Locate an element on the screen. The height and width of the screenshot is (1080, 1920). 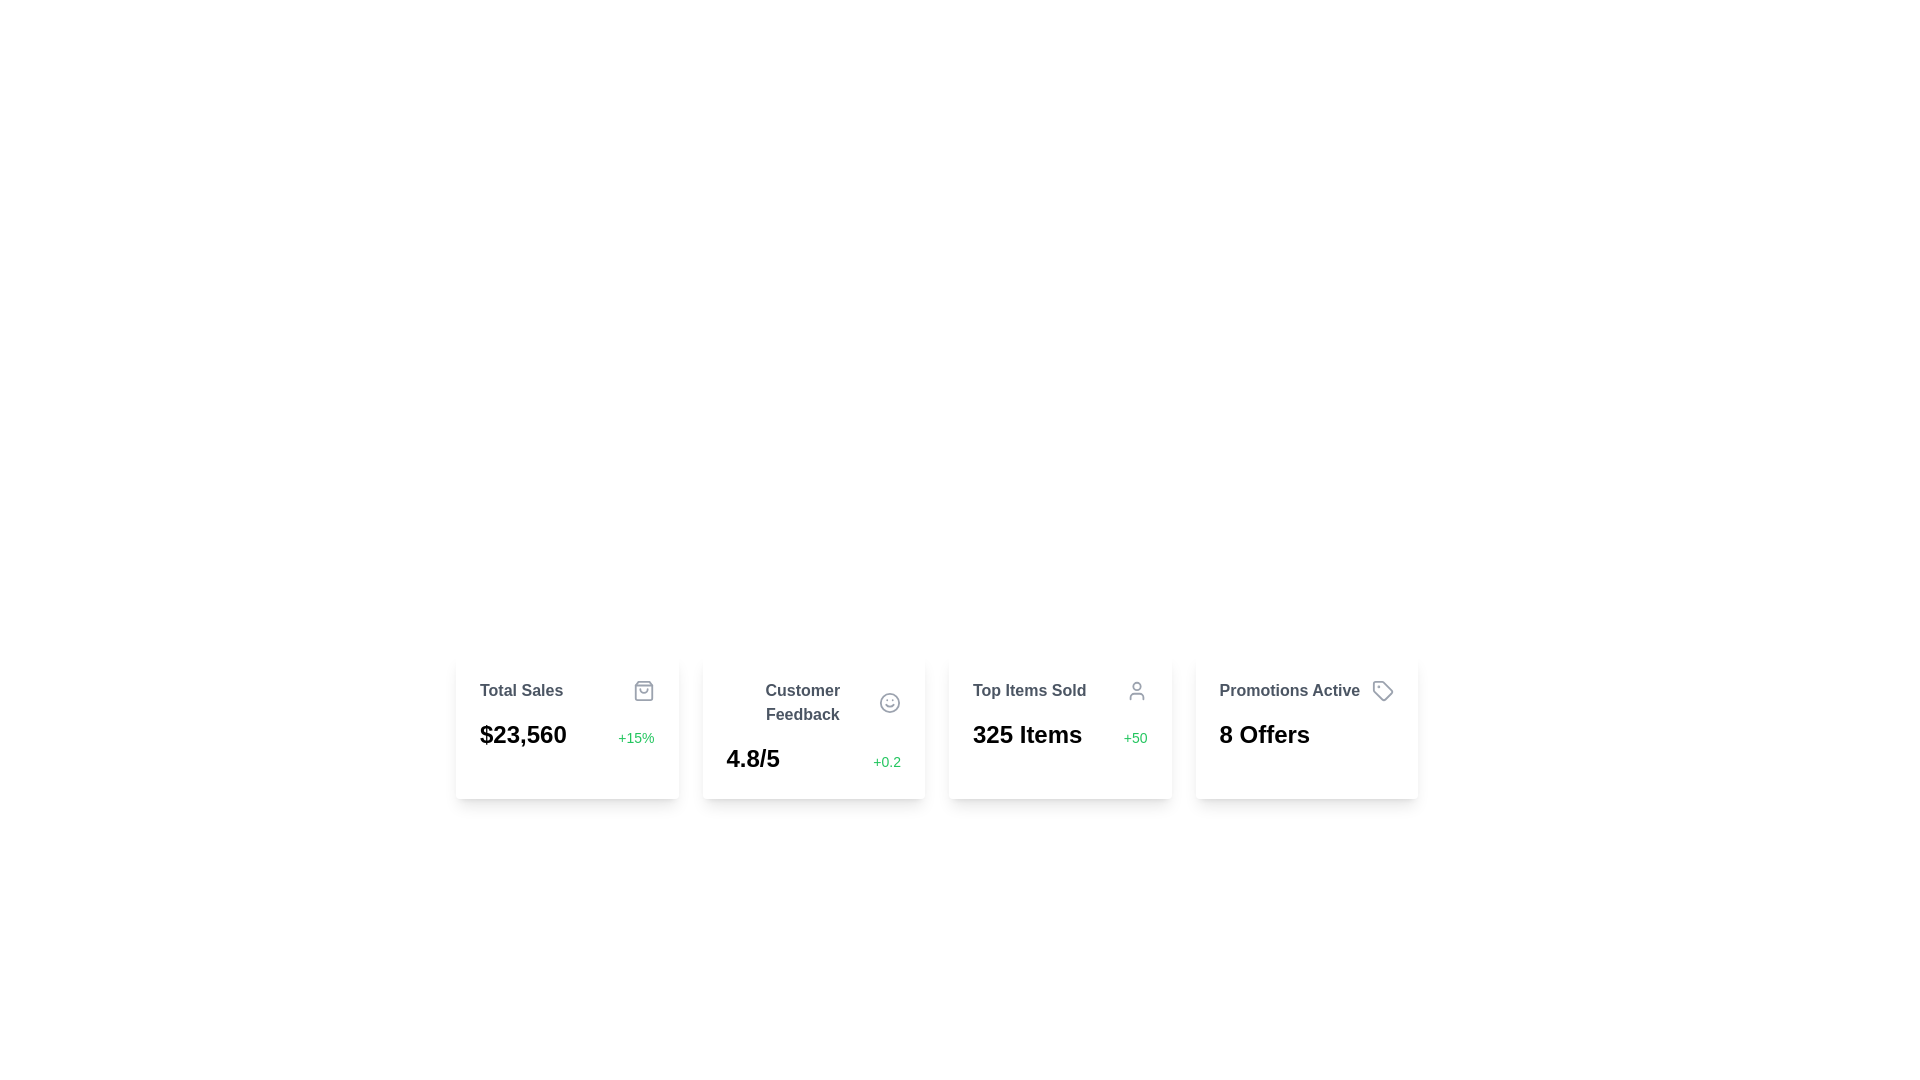
the customer satisfaction feedback icon located to the right of the 'Customer Feedback' text in the rectangular card is located at coordinates (889, 701).